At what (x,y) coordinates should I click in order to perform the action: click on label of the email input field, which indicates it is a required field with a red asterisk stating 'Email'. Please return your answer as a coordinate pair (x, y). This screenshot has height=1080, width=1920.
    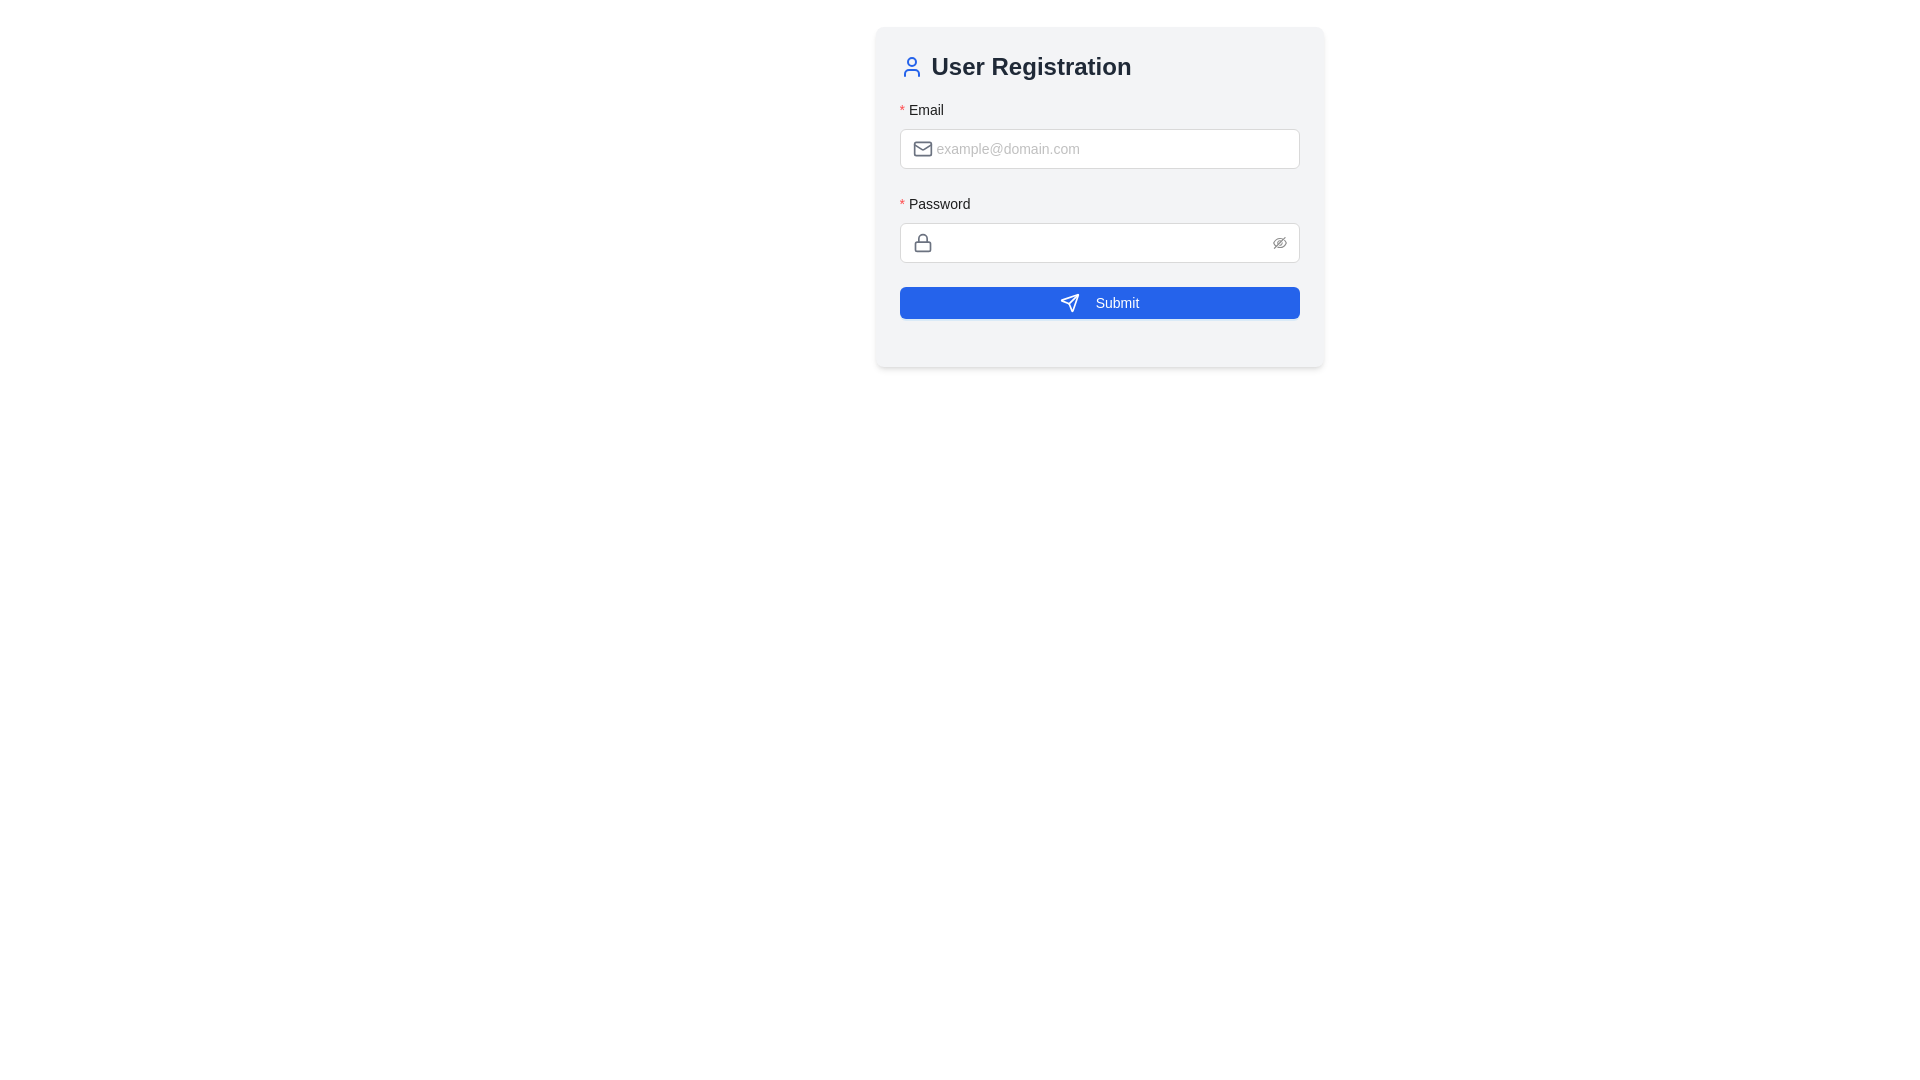
    Looking at the image, I should click on (1098, 134).